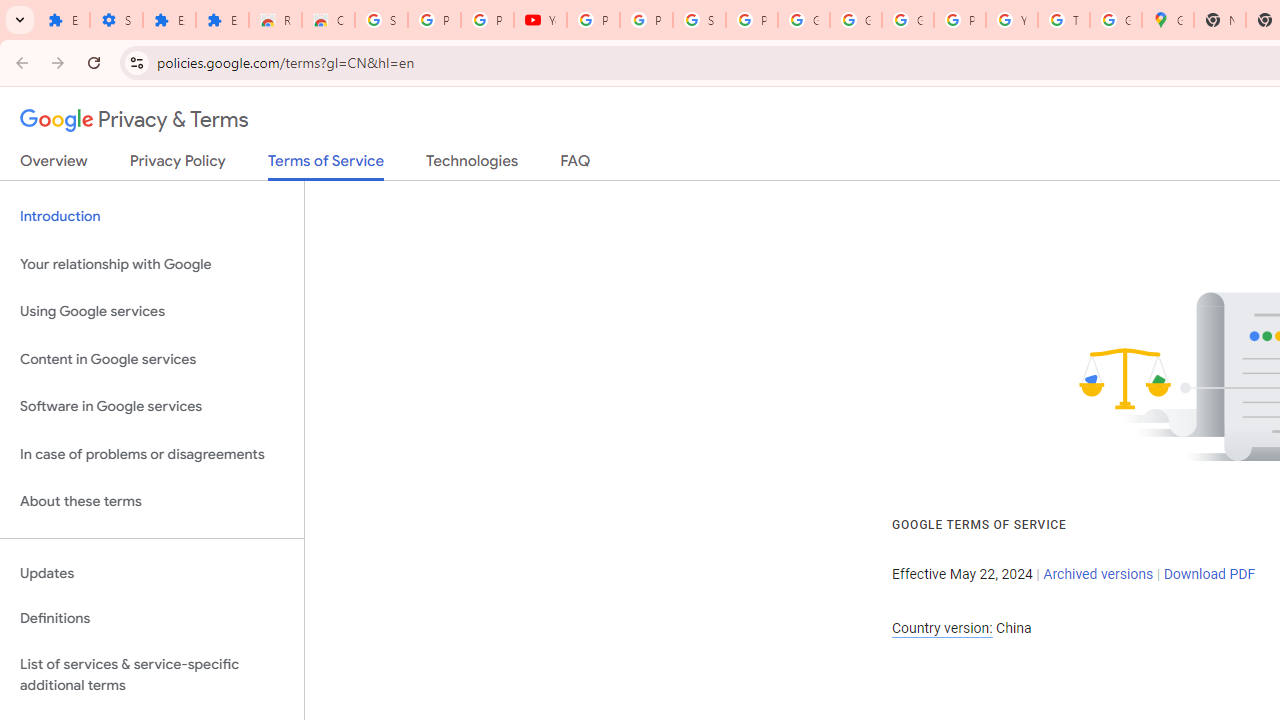 The height and width of the screenshot is (720, 1280). I want to click on 'Using Google services', so click(151, 312).